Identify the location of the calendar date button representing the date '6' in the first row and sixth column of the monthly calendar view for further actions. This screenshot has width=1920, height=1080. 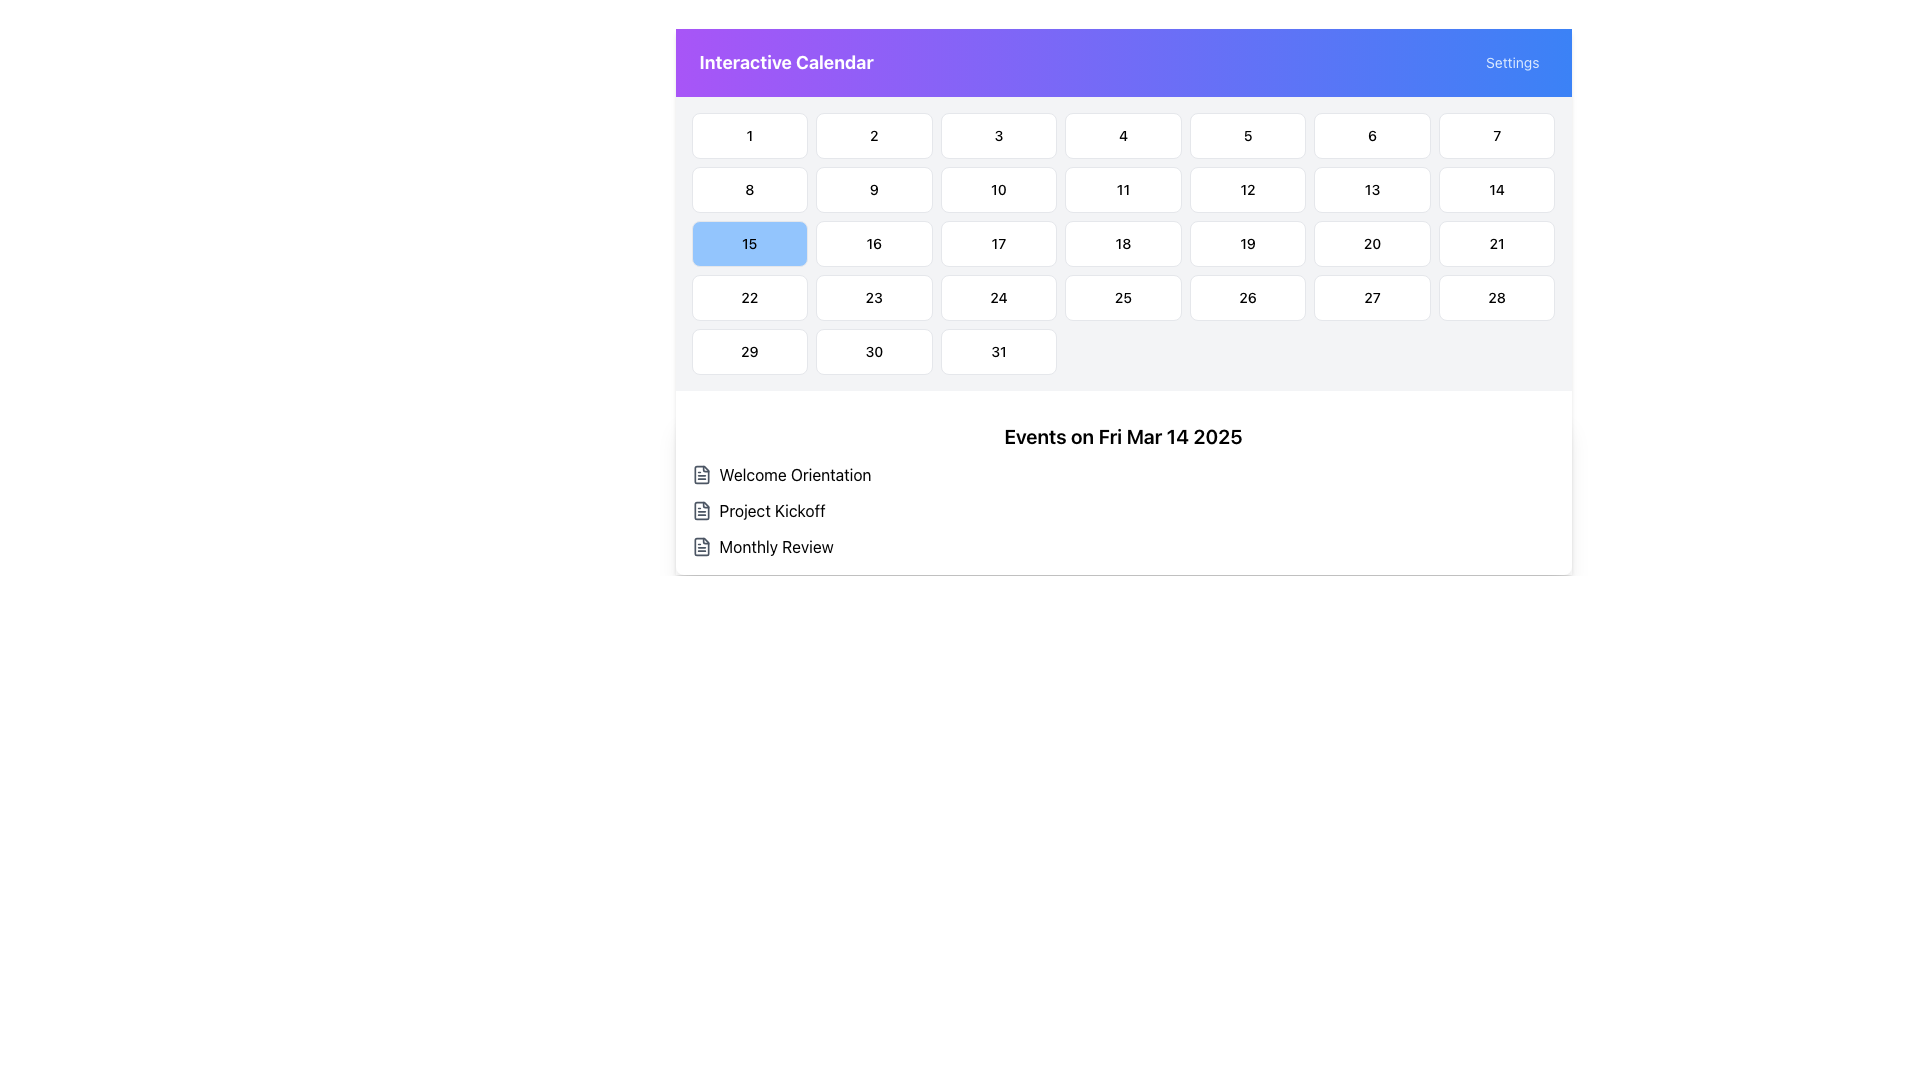
(1371, 135).